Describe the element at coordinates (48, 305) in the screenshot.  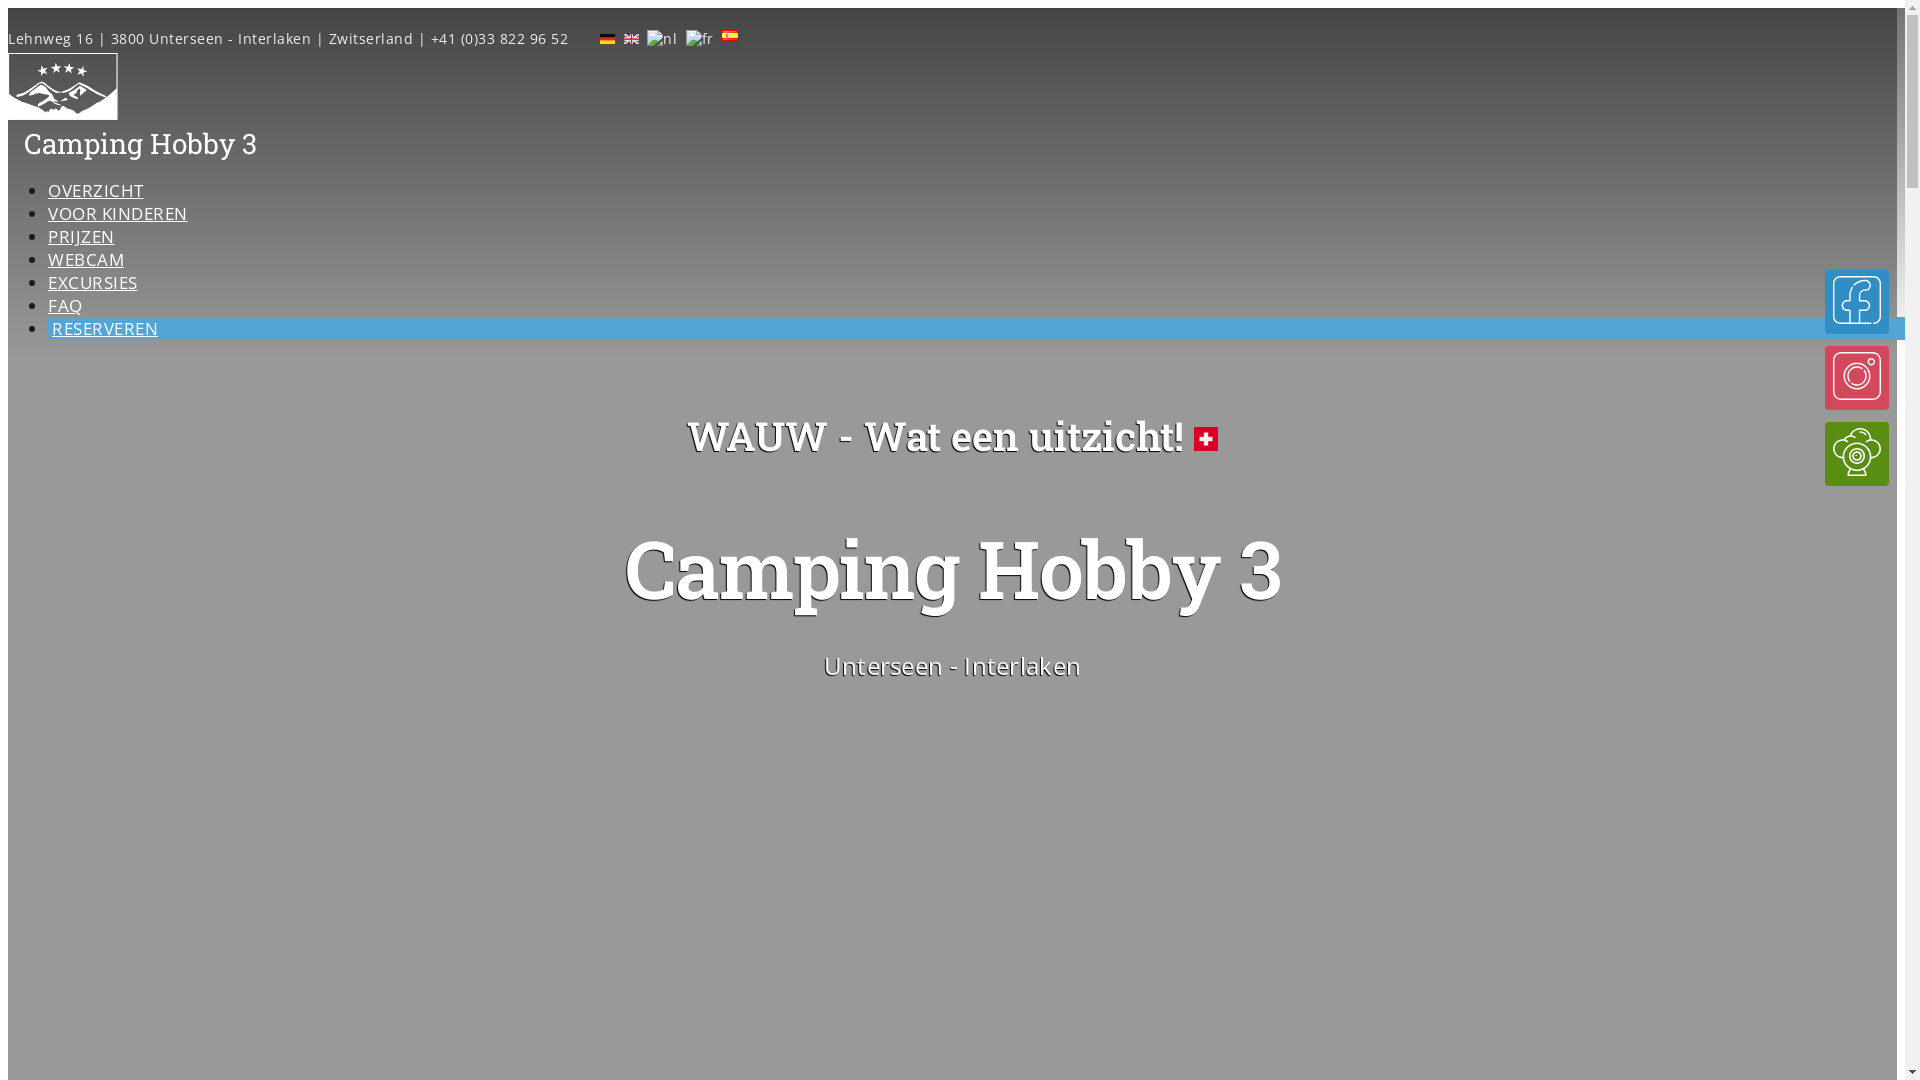
I see `'FAQ'` at that location.